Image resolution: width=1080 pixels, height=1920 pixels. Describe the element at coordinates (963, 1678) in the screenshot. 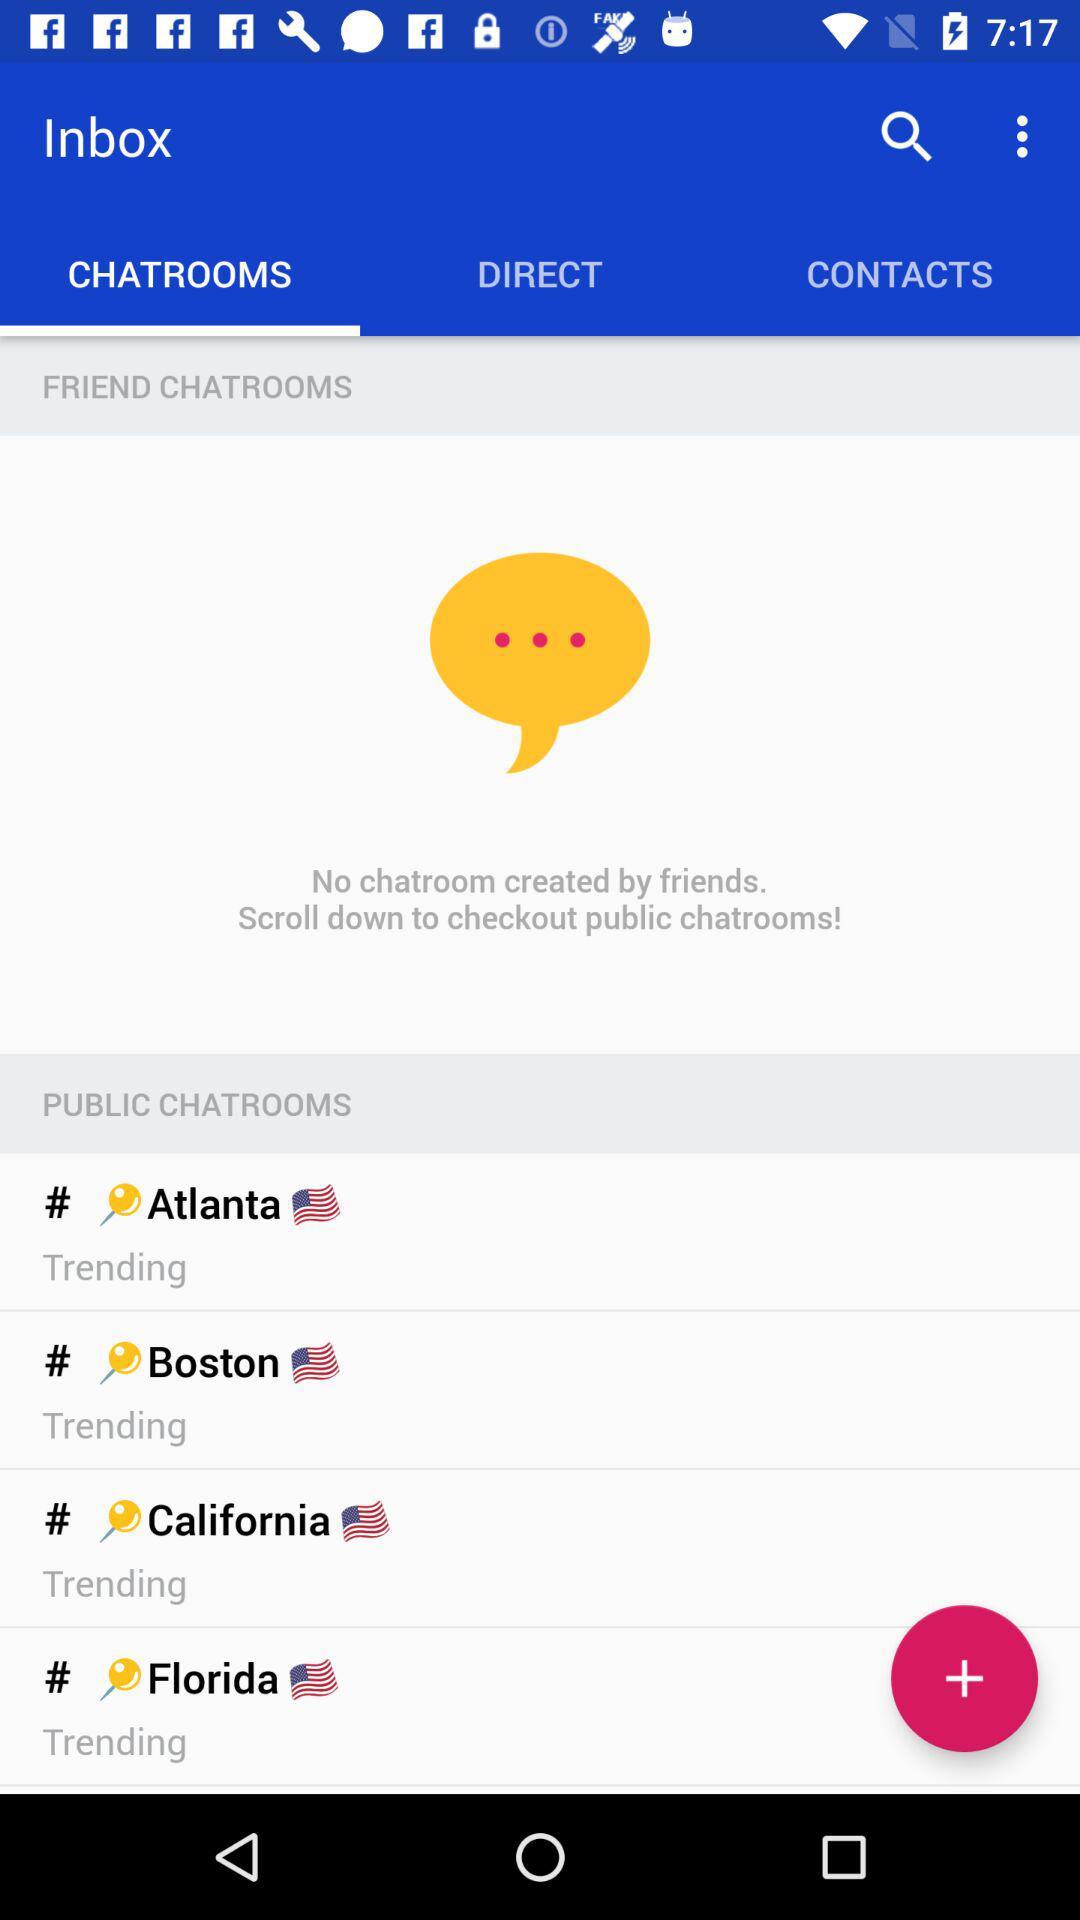

I see `the add icon` at that location.